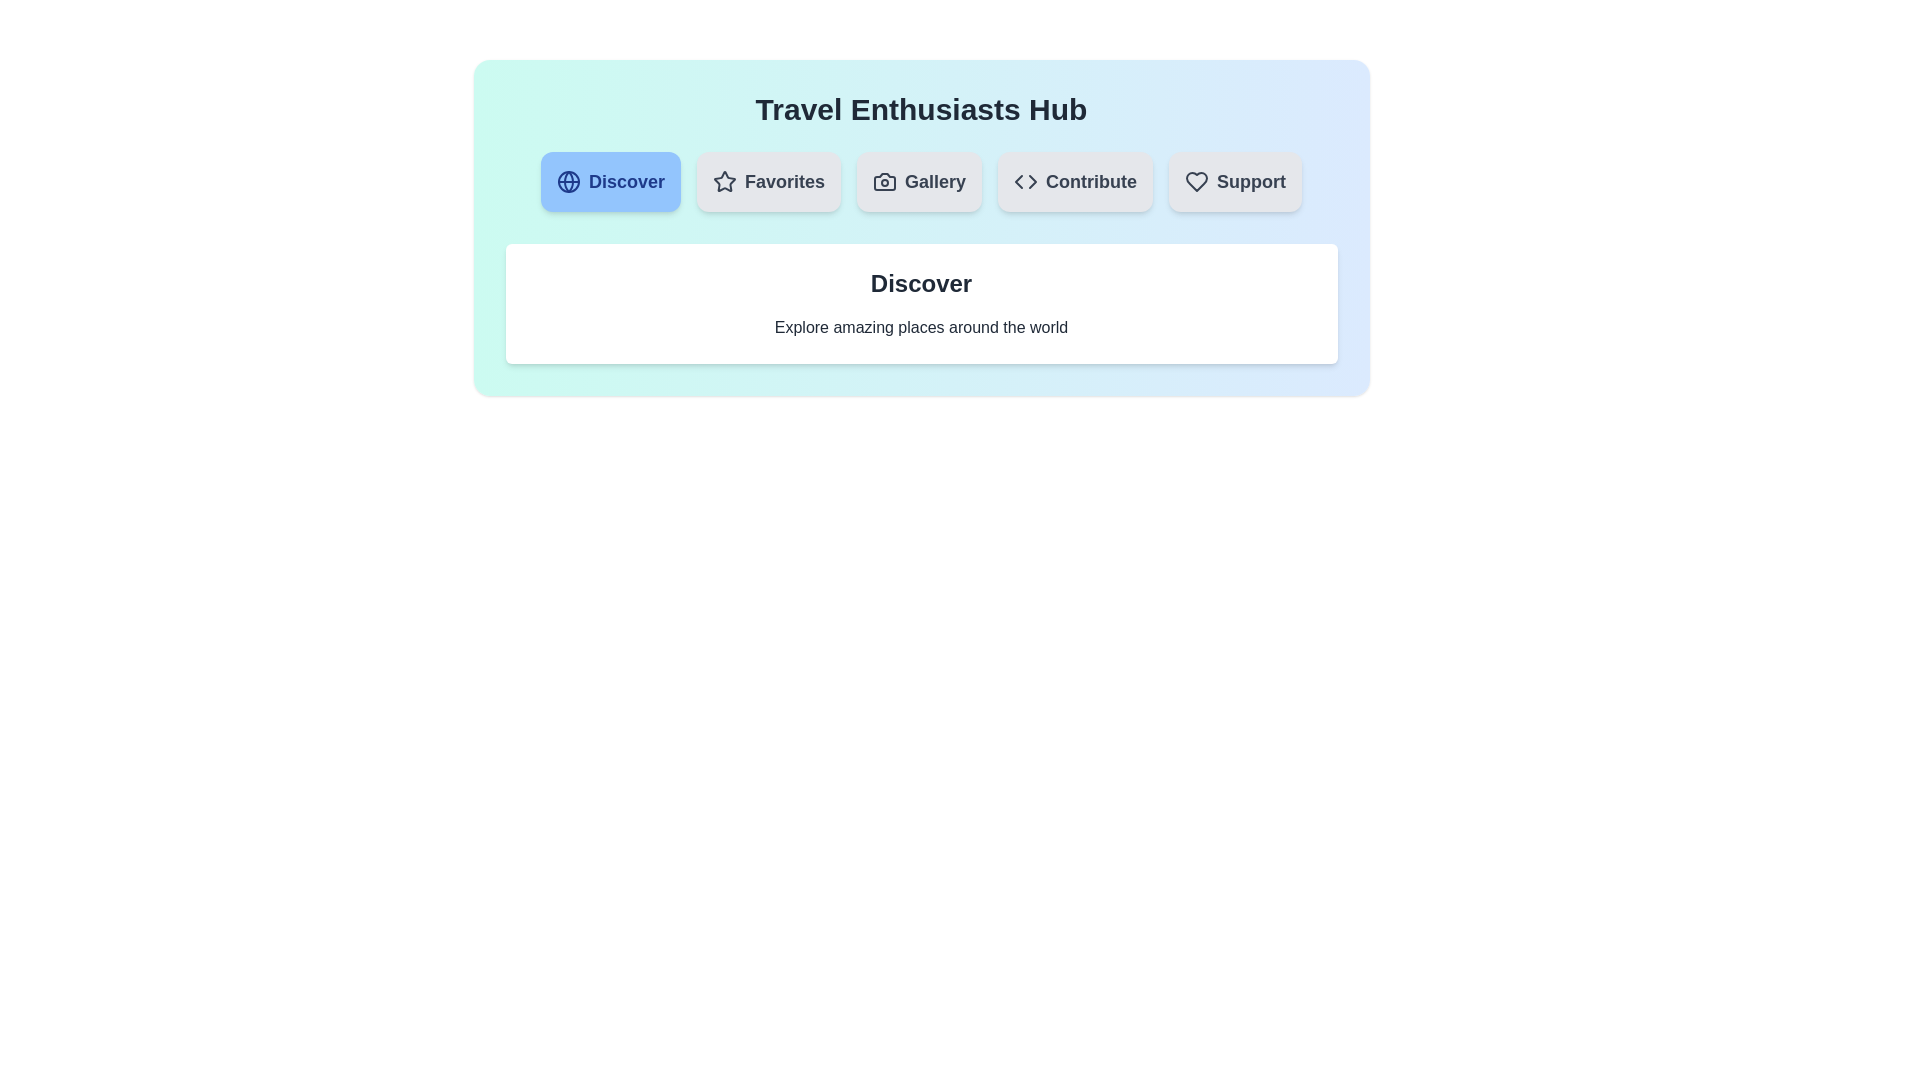  What do you see at coordinates (1074, 181) in the screenshot?
I see `the fourth button from the left in the button group, located between the 'Gallery' and 'Support' buttons` at bounding box center [1074, 181].